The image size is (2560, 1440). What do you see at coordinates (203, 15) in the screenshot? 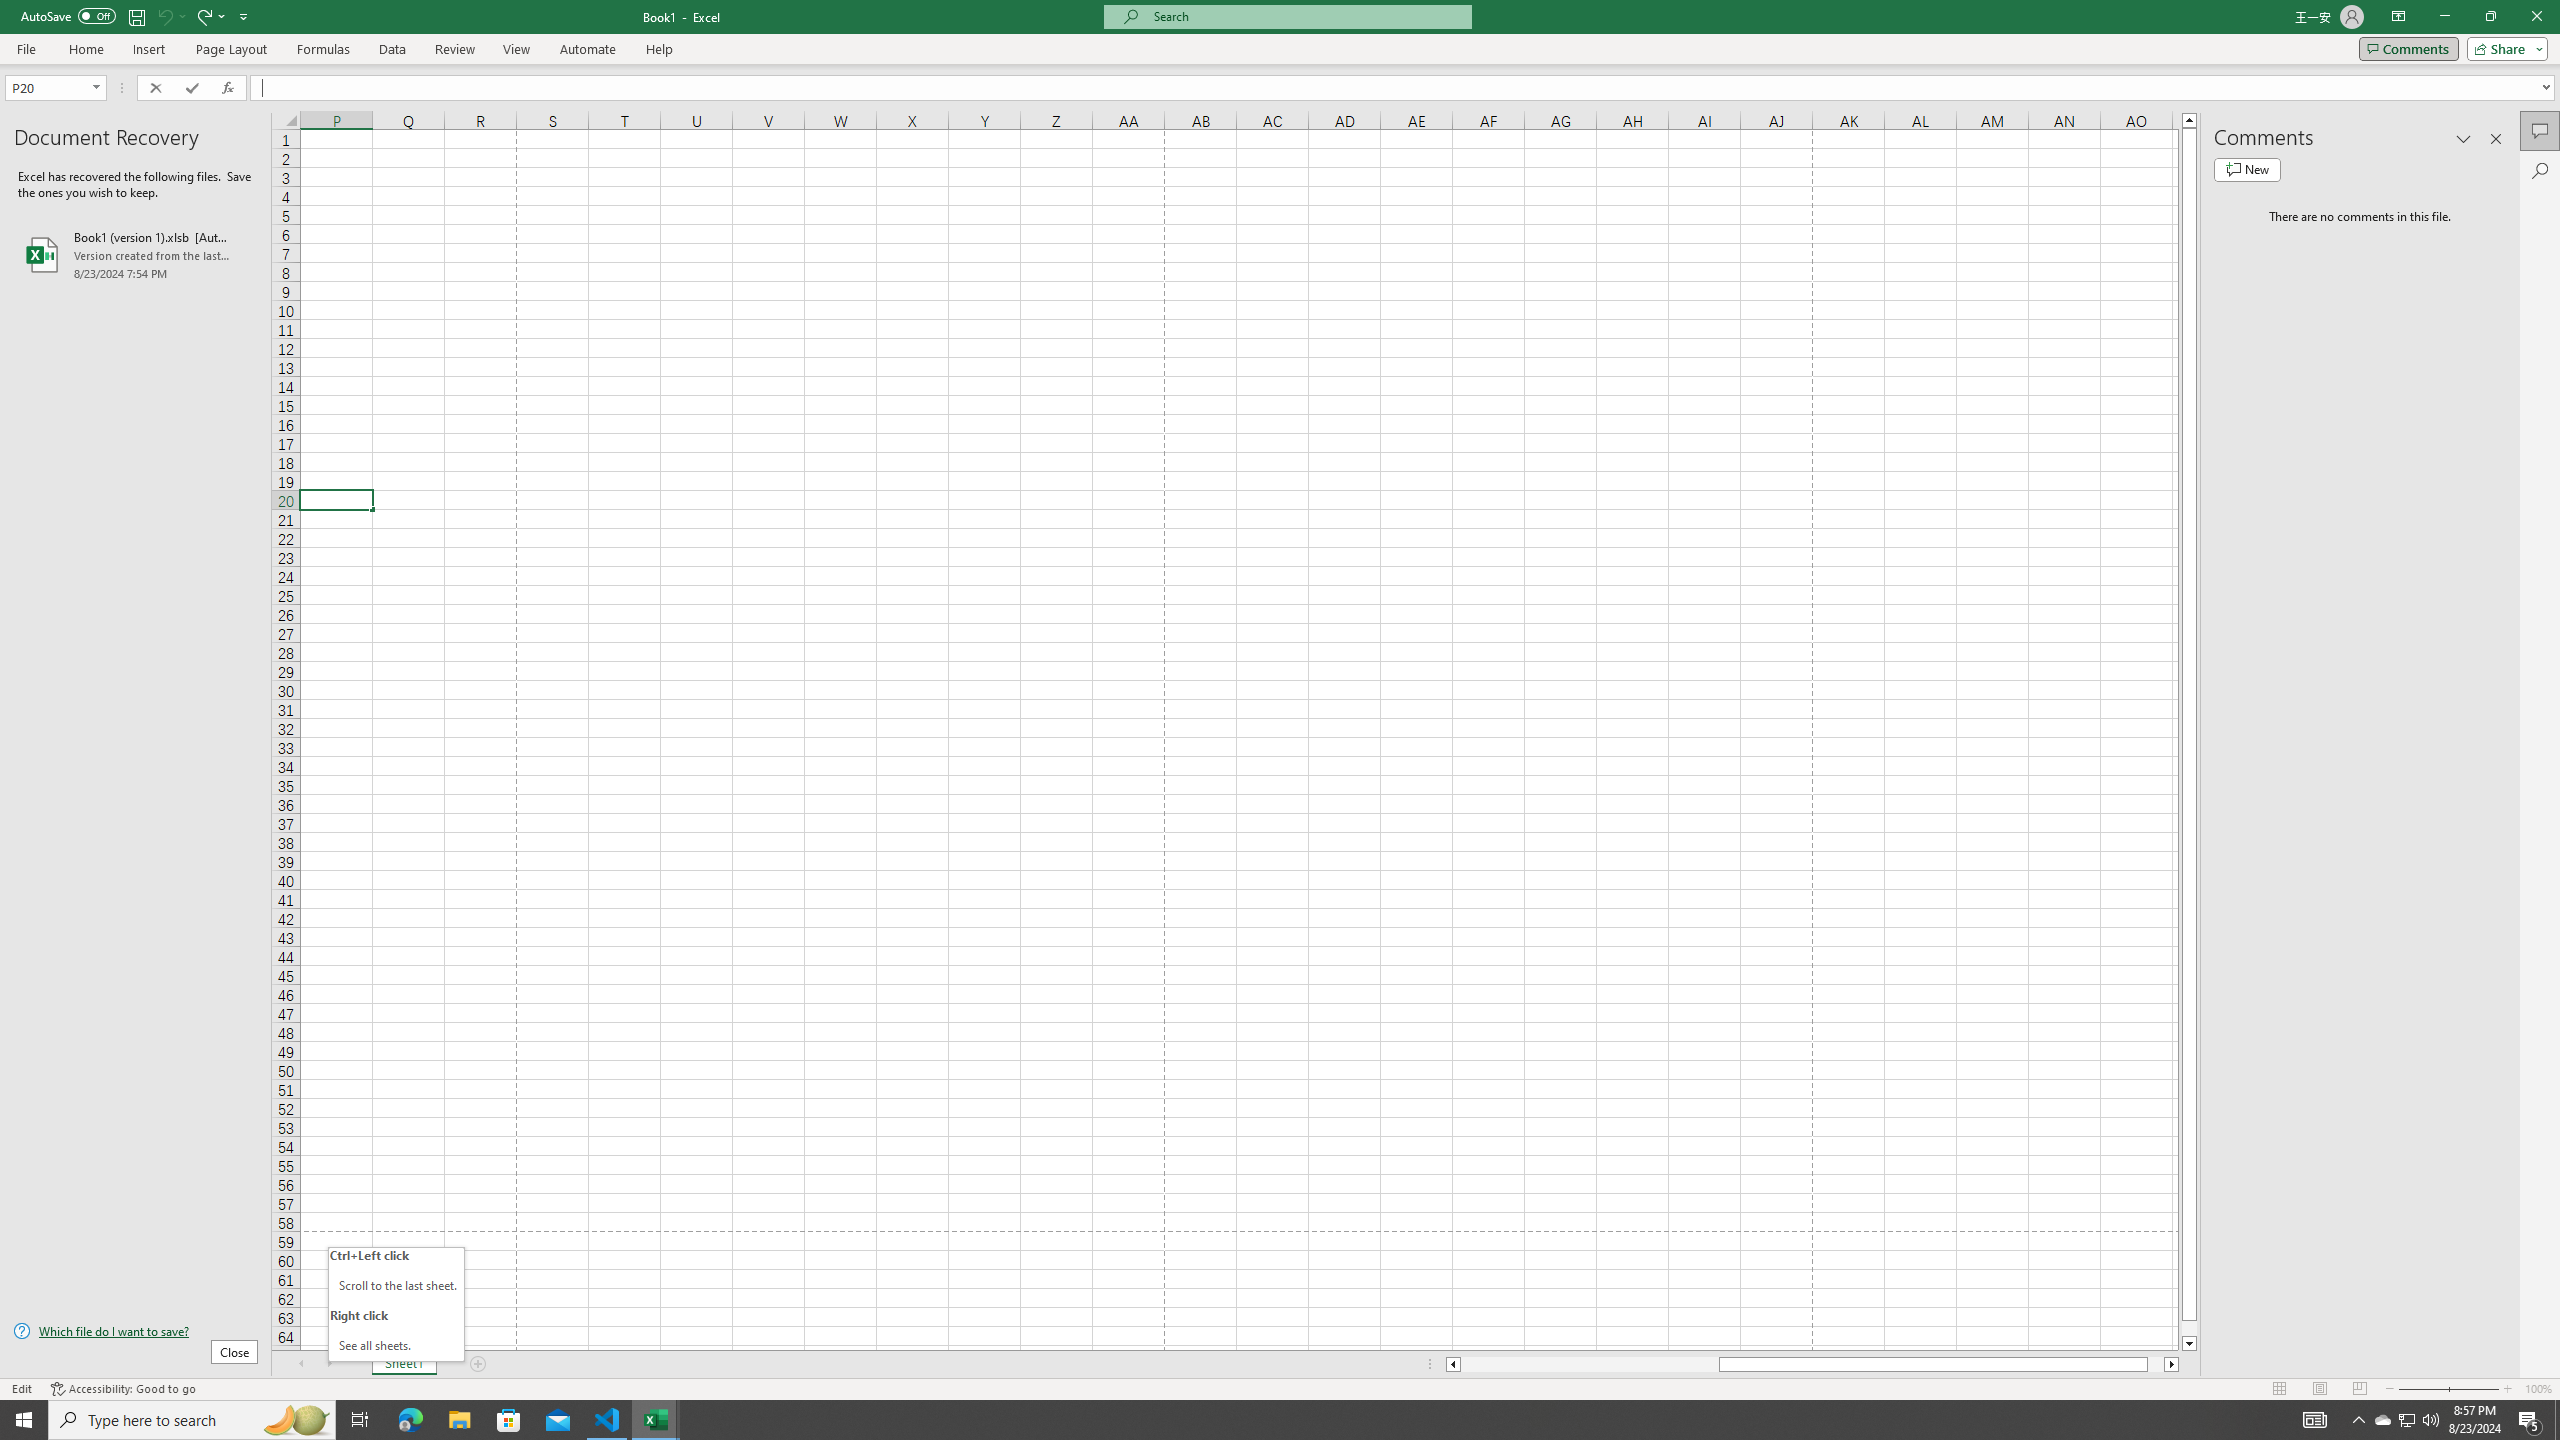
I see `'Redo'` at bounding box center [203, 15].